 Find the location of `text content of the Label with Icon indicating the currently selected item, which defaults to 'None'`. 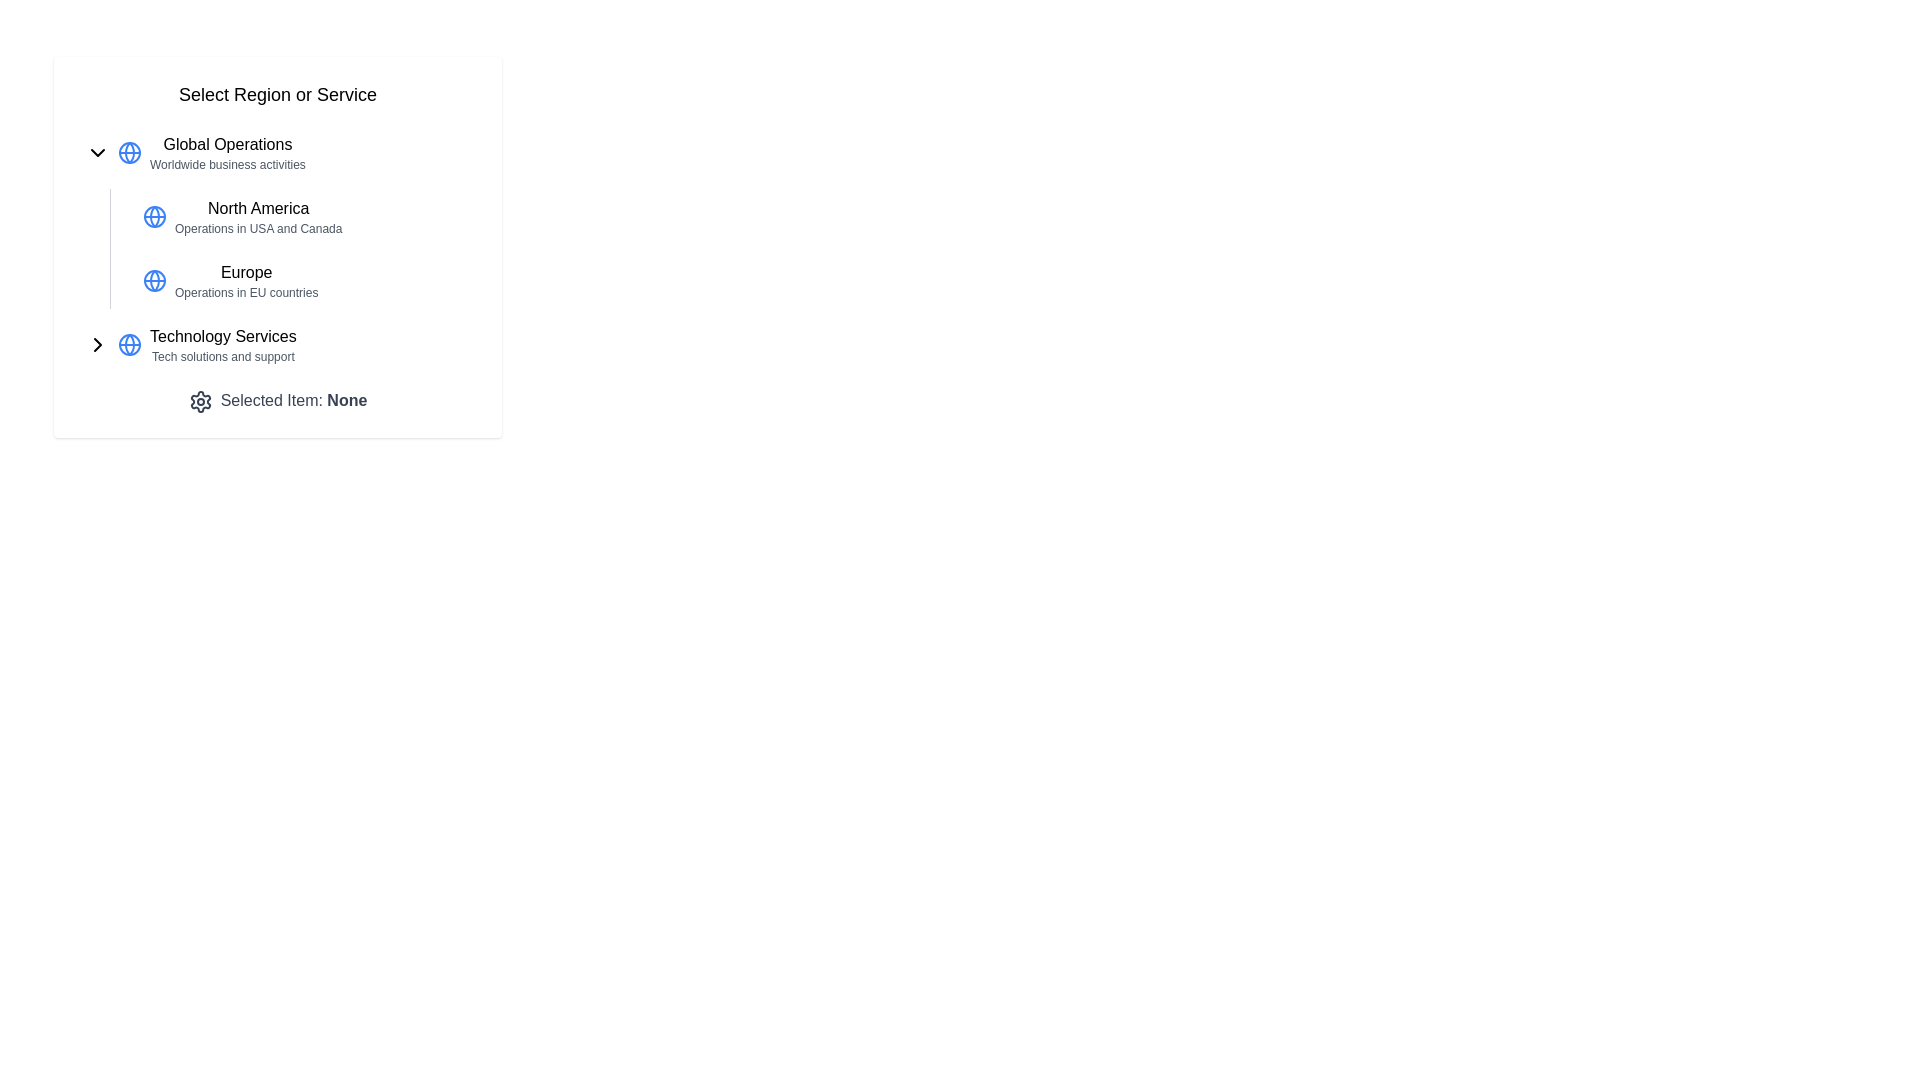

text content of the Label with Icon indicating the currently selected item, which defaults to 'None' is located at coordinates (277, 401).